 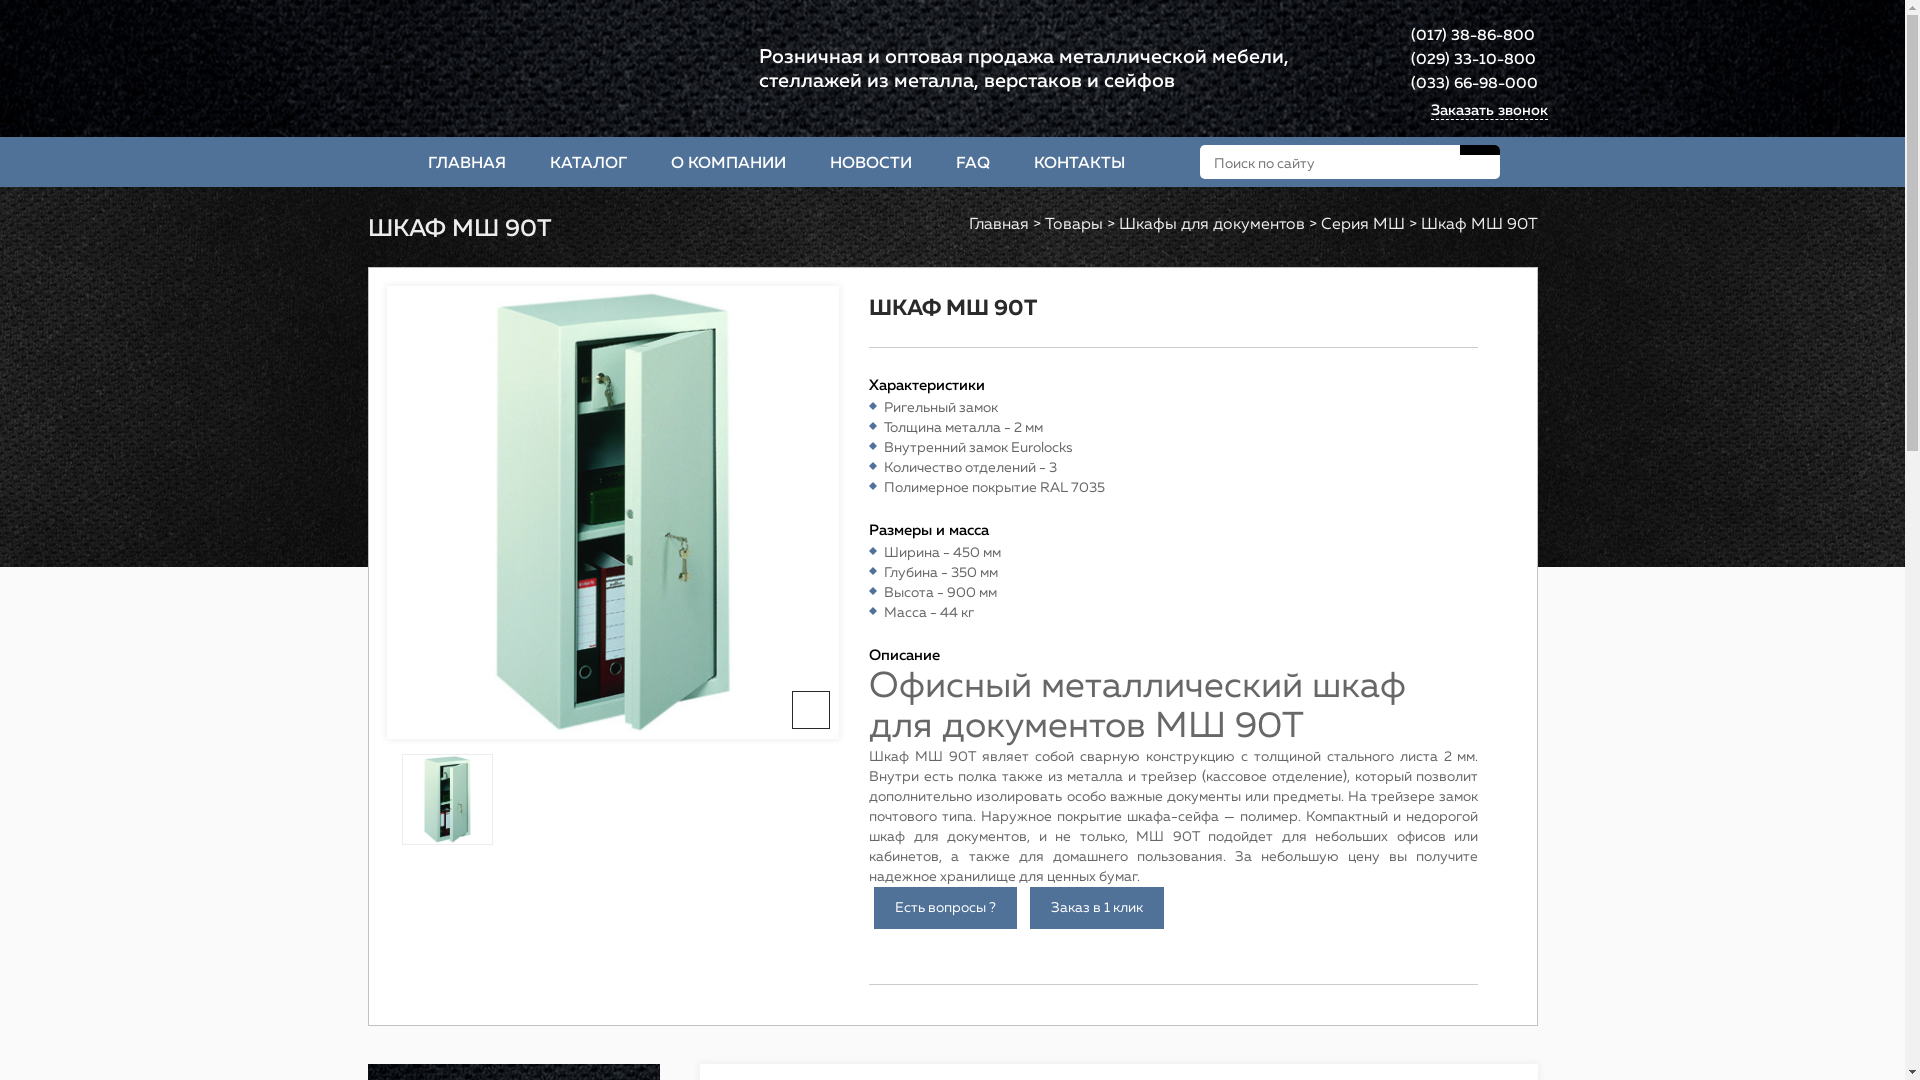 What do you see at coordinates (1472, 59) in the screenshot?
I see `'(029) 33-10-800'` at bounding box center [1472, 59].